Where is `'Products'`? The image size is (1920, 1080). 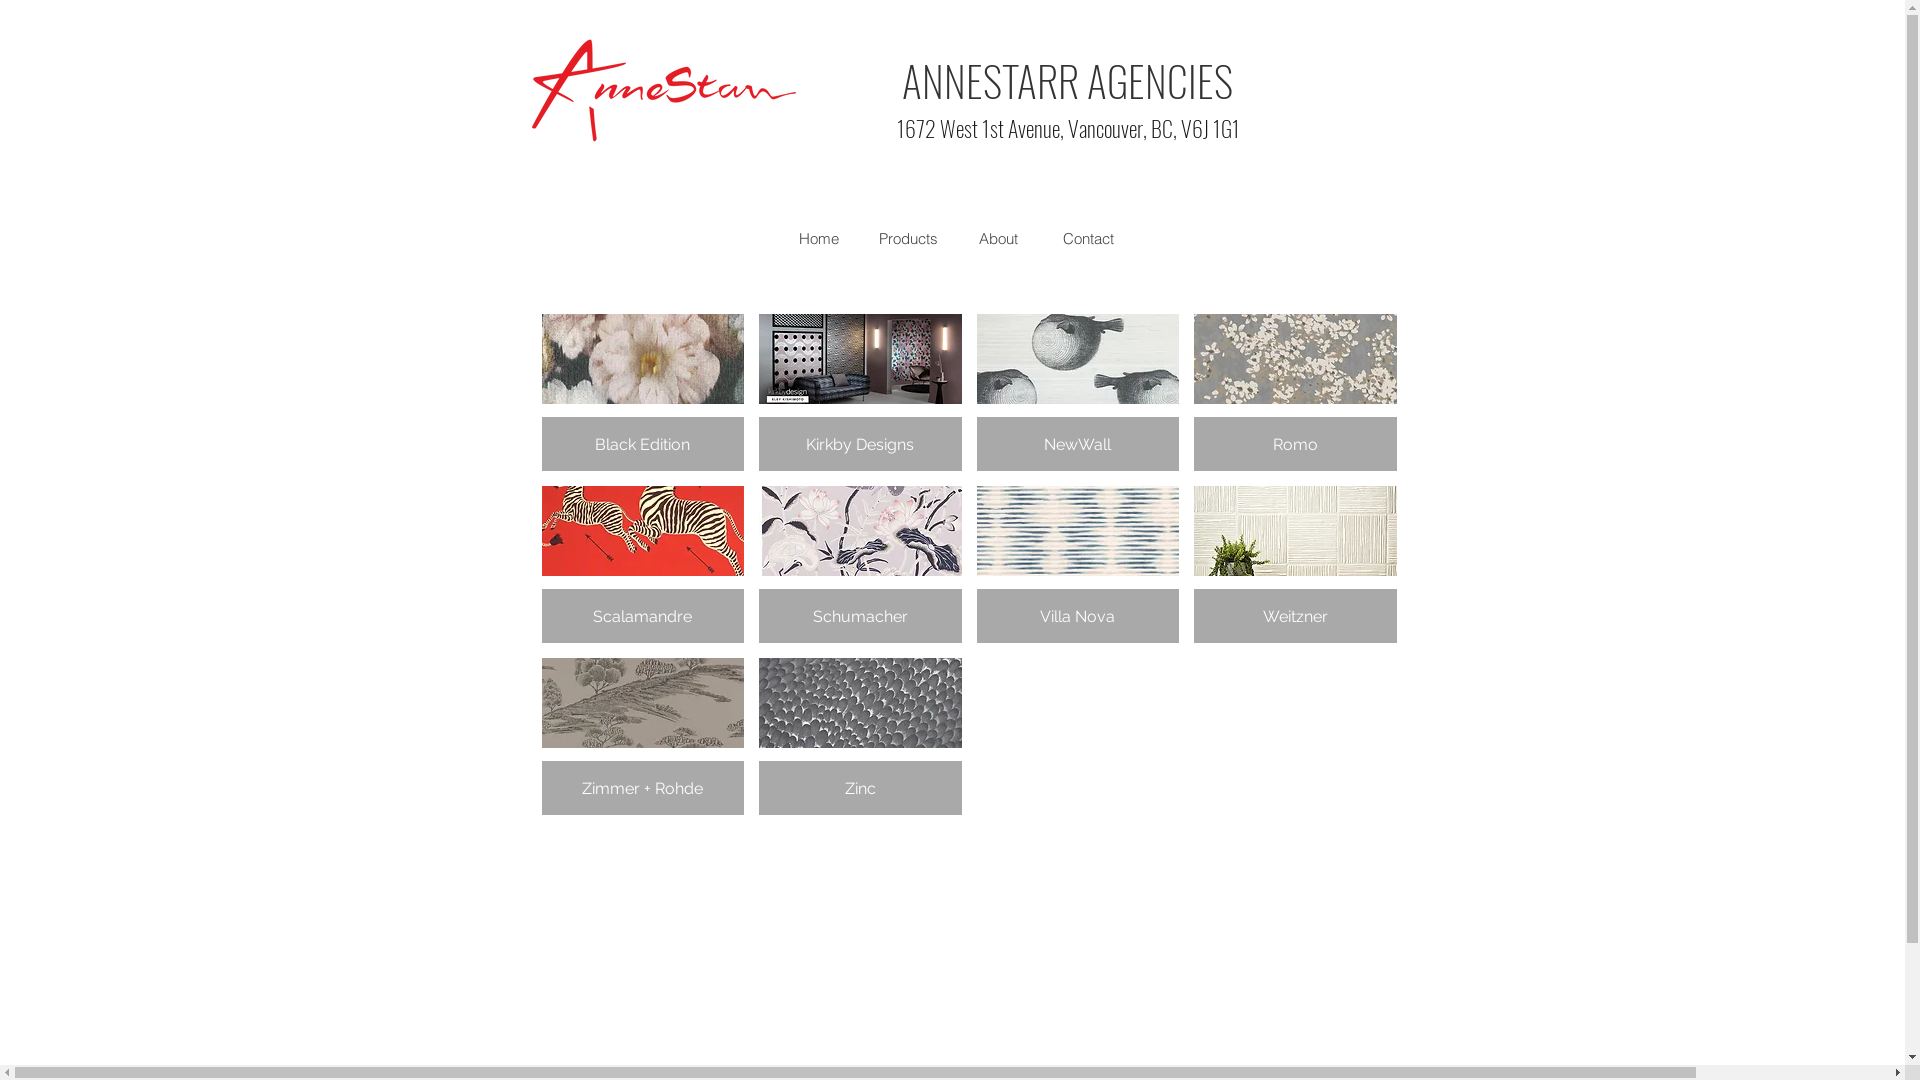 'Products' is located at coordinates (906, 238).